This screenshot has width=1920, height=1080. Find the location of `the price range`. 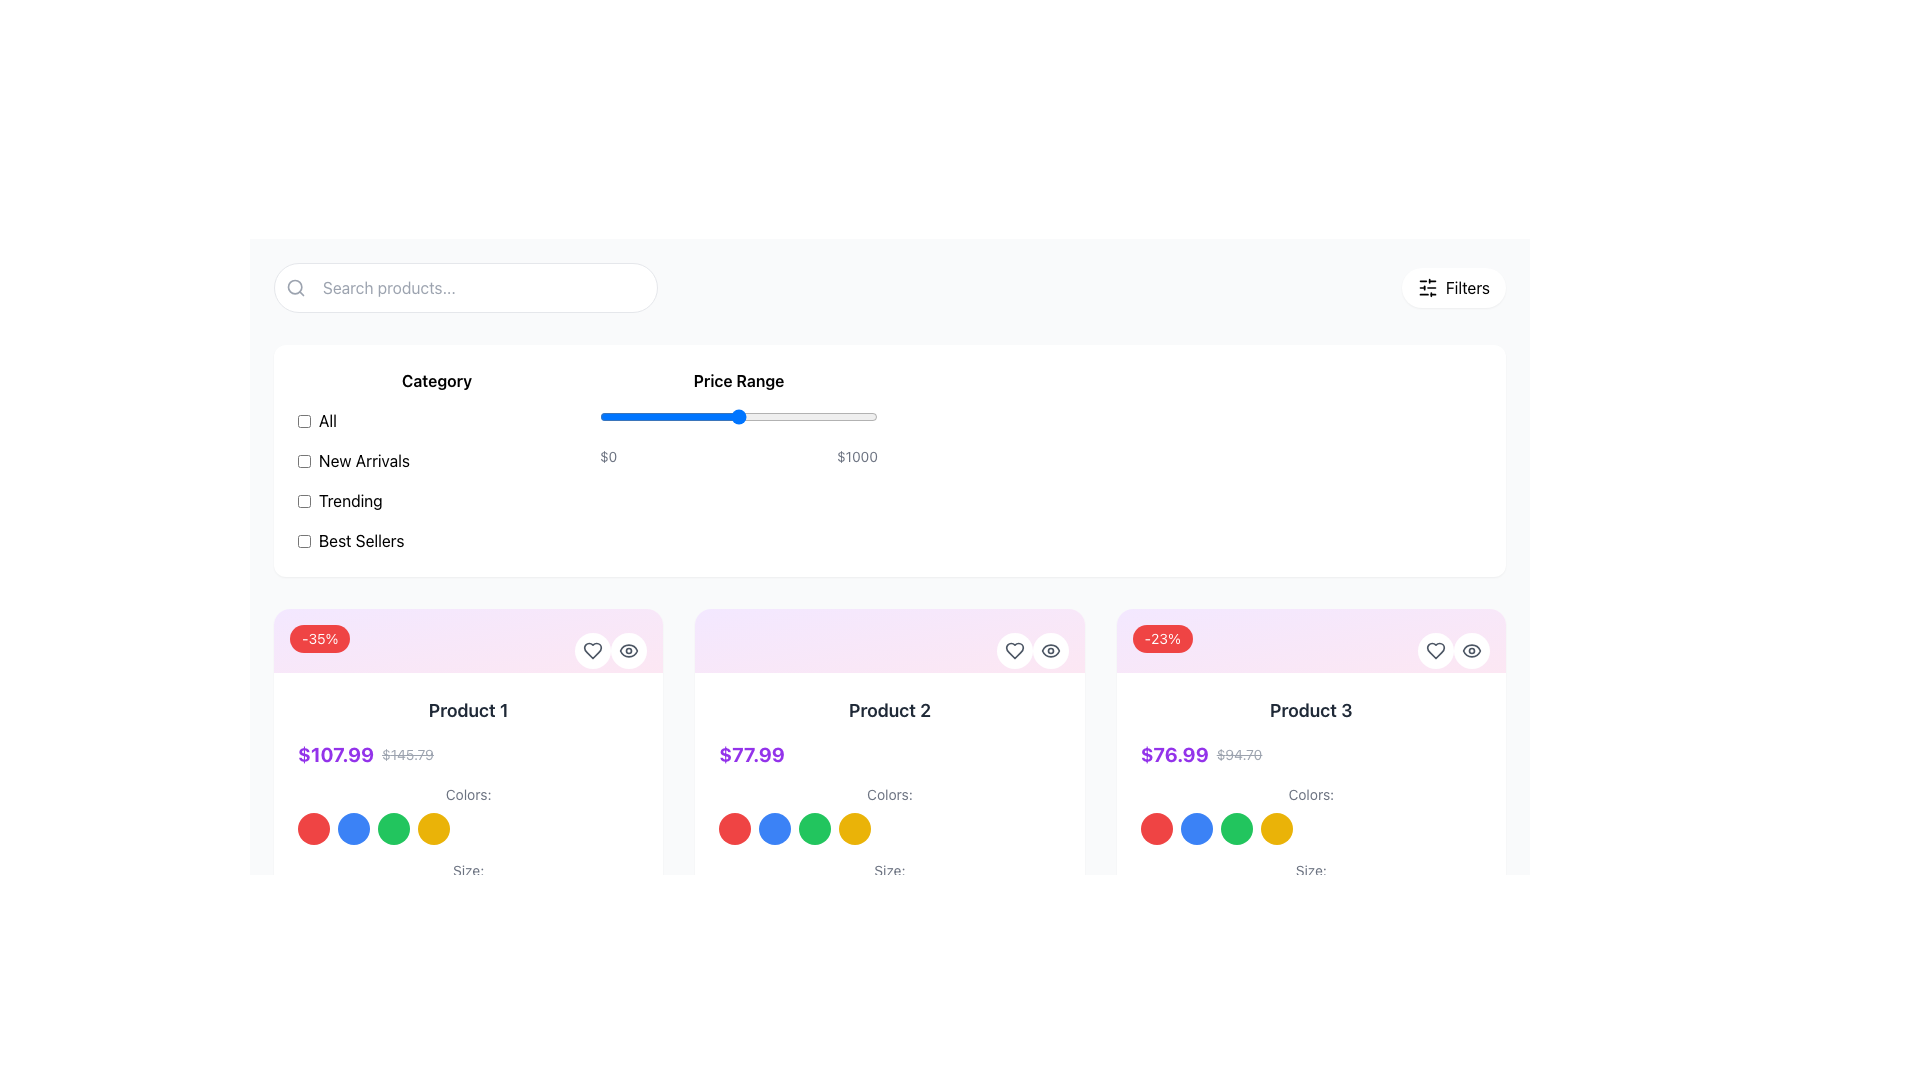

the price range is located at coordinates (815, 415).